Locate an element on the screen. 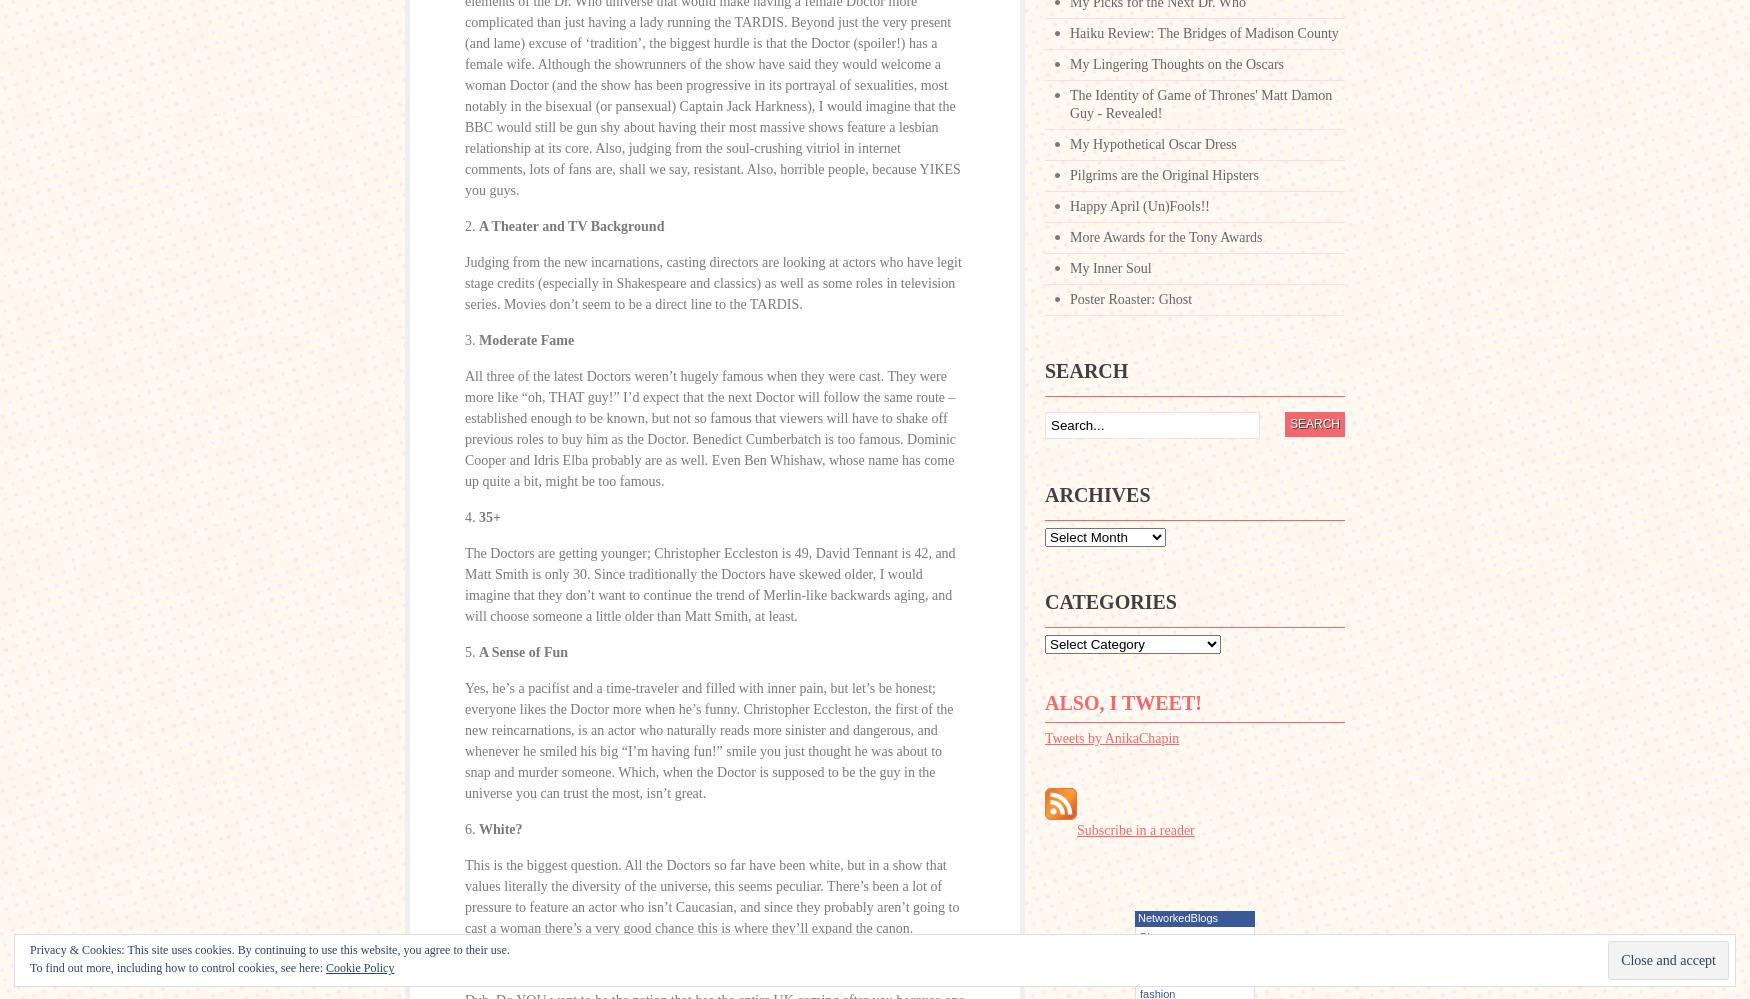 The height and width of the screenshot is (999, 1750). 'Also, I tweet!' is located at coordinates (1122, 702).